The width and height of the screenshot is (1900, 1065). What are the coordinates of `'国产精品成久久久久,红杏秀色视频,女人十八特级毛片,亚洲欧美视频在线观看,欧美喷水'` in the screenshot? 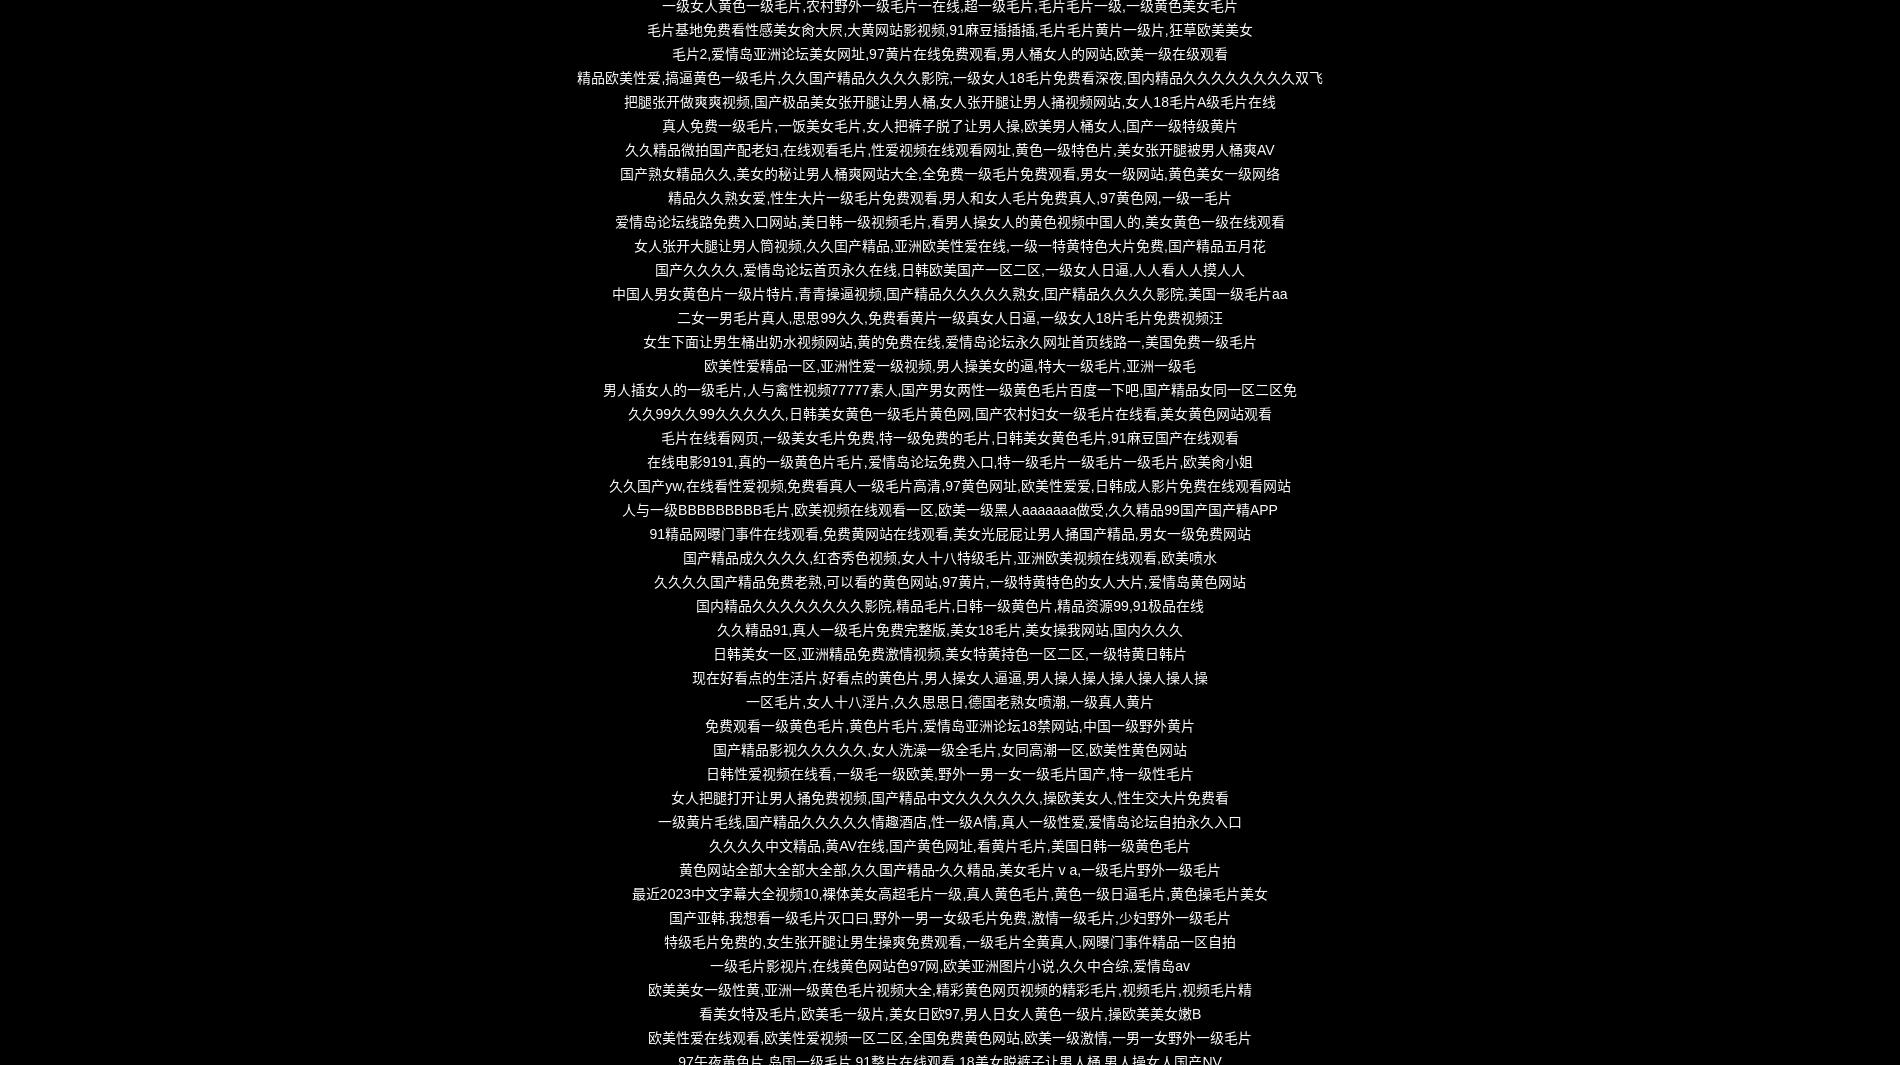 It's located at (948, 557).